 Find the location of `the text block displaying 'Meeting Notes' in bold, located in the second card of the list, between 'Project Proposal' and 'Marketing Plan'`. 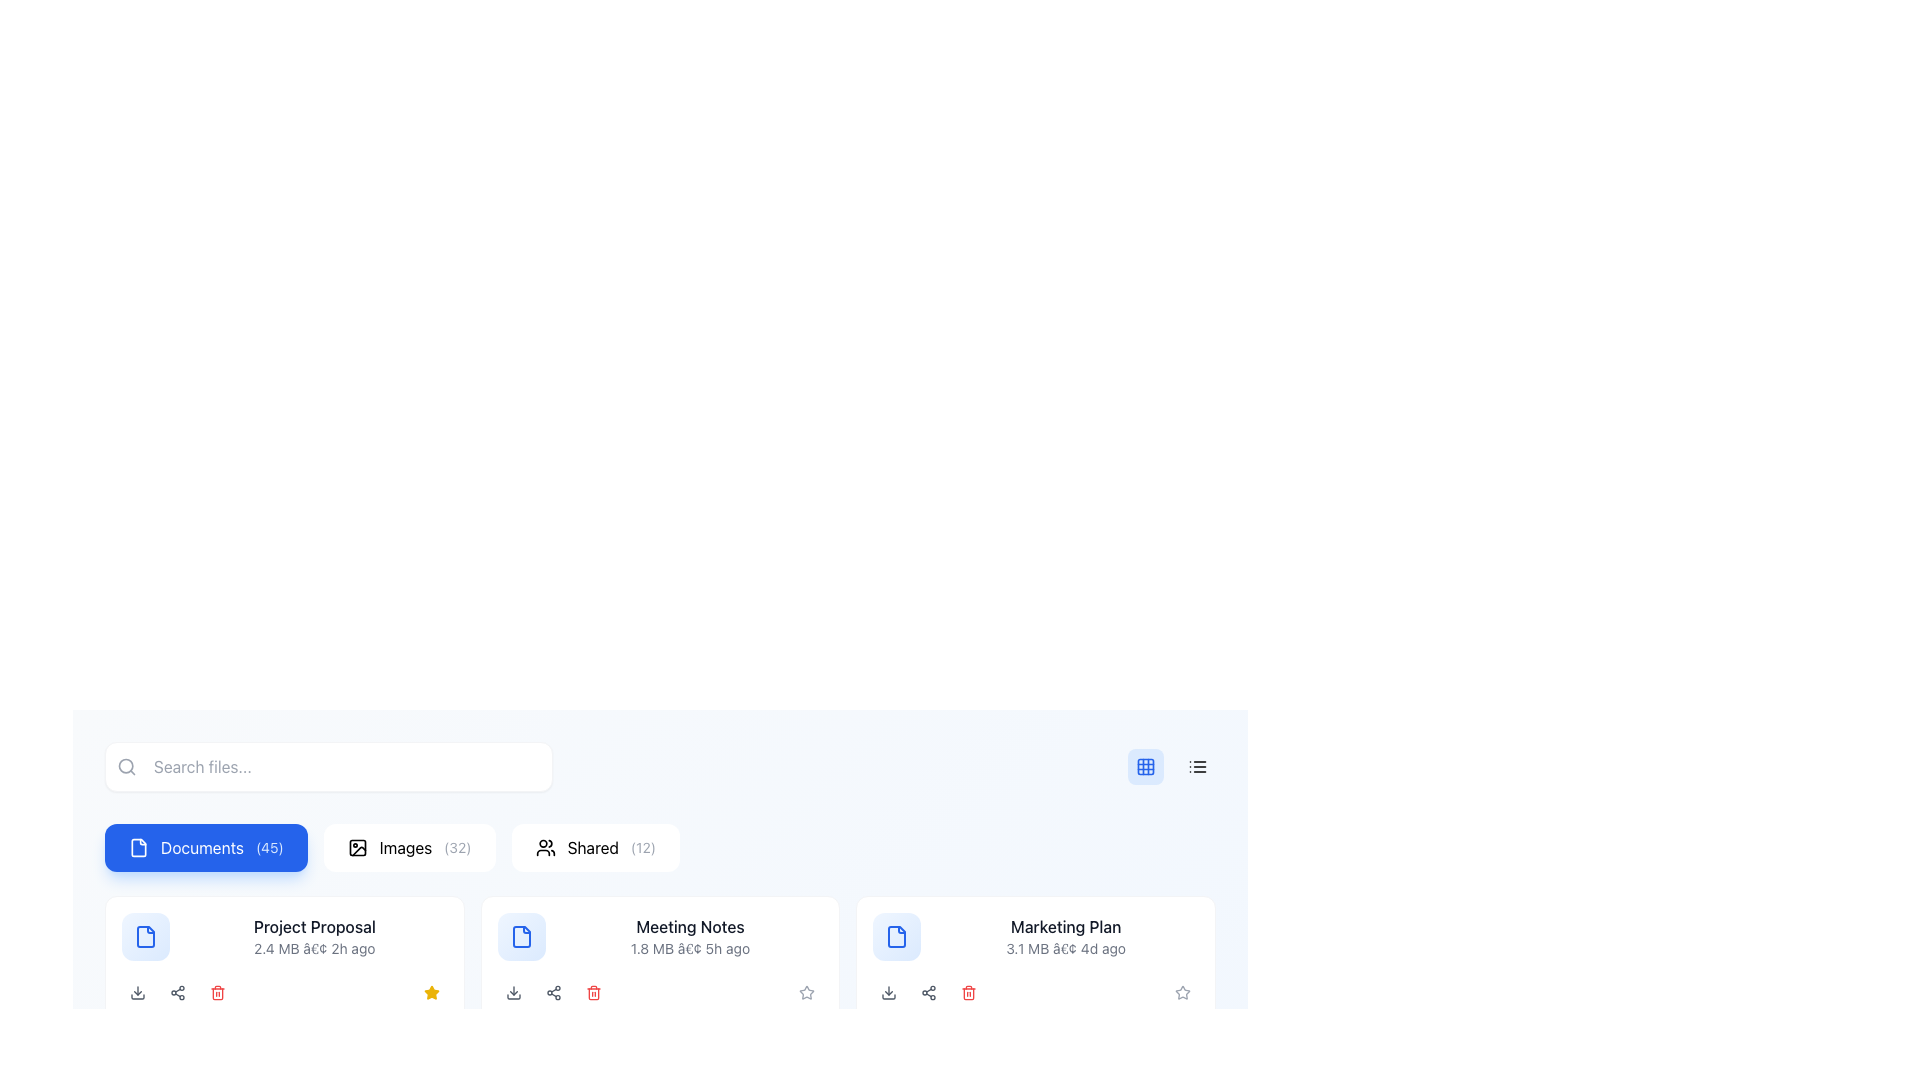

the text block displaying 'Meeting Notes' in bold, located in the second card of the list, between 'Project Proposal' and 'Marketing Plan' is located at coordinates (690, 937).